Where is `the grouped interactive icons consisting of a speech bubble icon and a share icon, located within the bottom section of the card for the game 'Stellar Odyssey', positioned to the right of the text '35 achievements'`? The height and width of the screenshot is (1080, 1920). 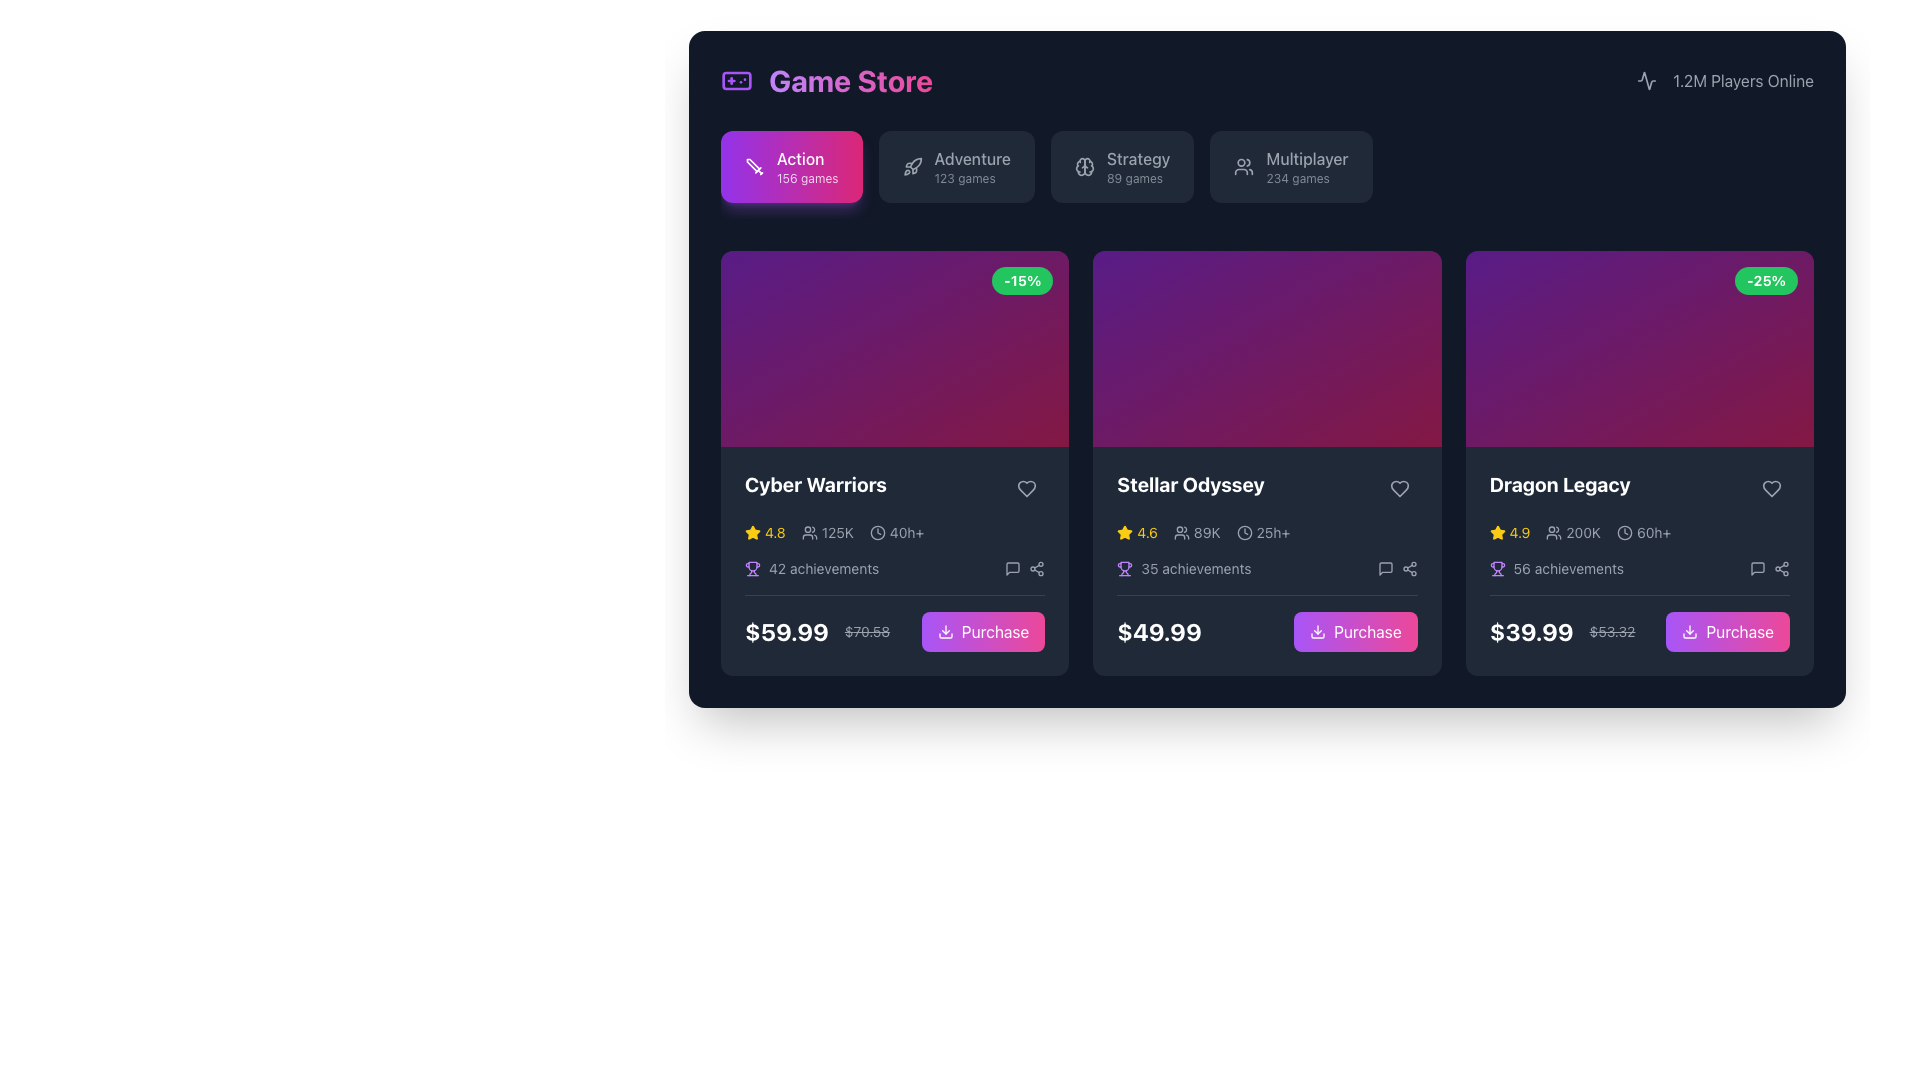
the grouped interactive icons consisting of a speech bubble icon and a share icon, located within the bottom section of the card for the game 'Stellar Odyssey', positioned to the right of the text '35 achievements' is located at coordinates (1396, 568).